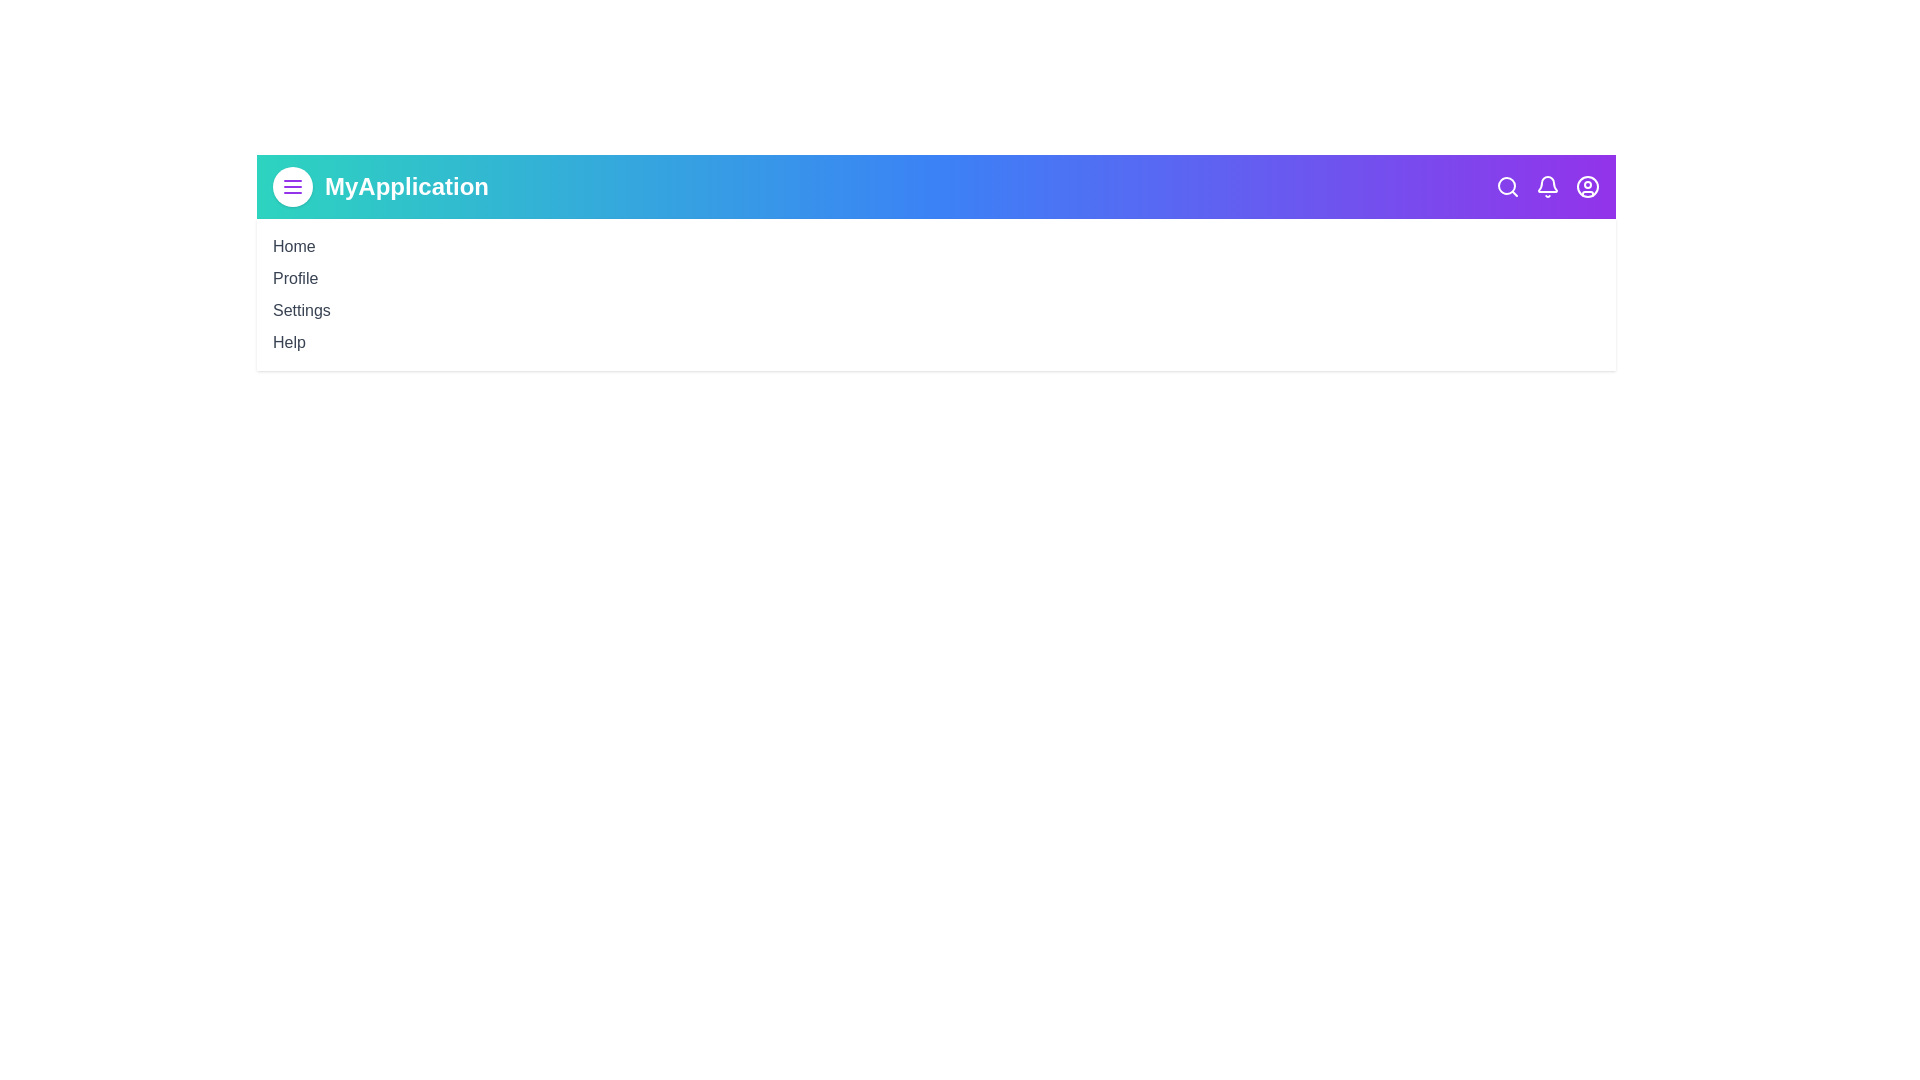  I want to click on the user circle icon to access the user profile, so click(1587, 186).